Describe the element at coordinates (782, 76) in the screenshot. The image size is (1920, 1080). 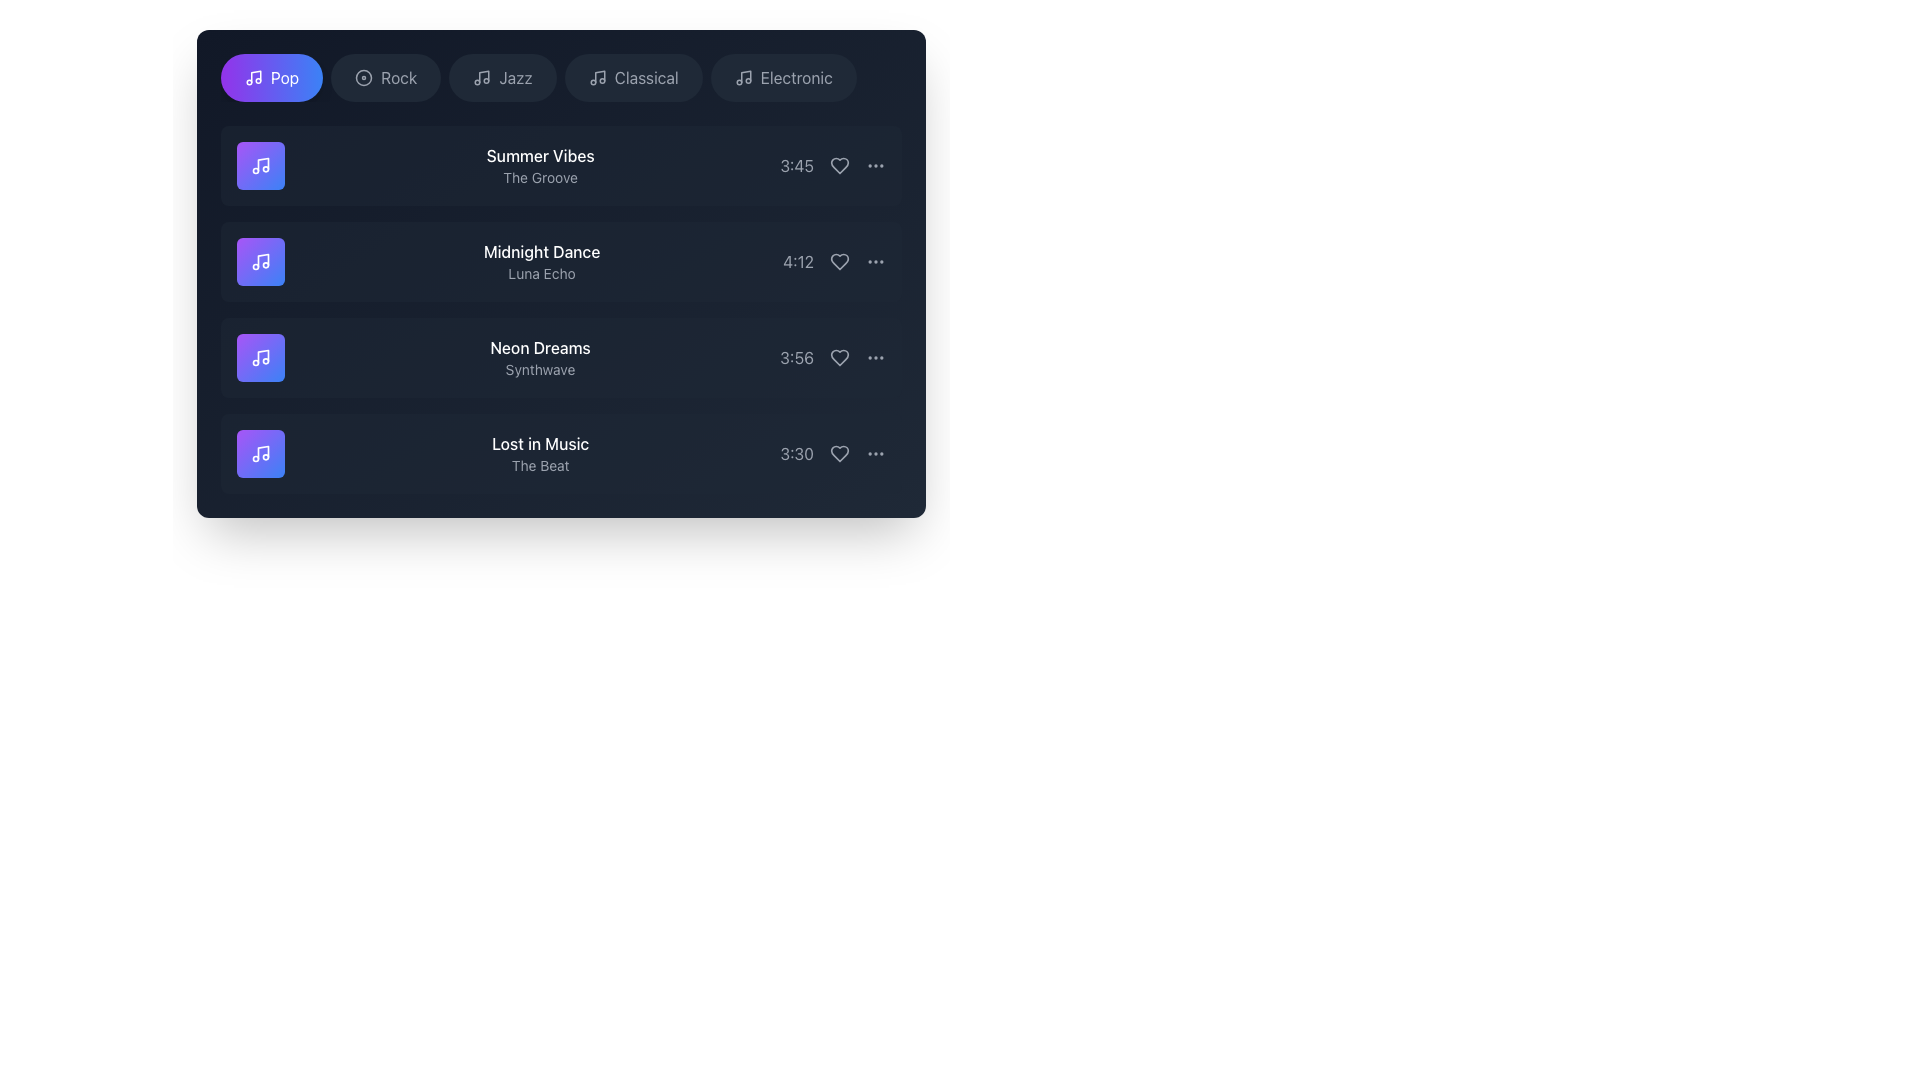
I see `the 'Electronic' button with a musical note icon to filter or navigate in the genre tabs at the top of the interface` at that location.